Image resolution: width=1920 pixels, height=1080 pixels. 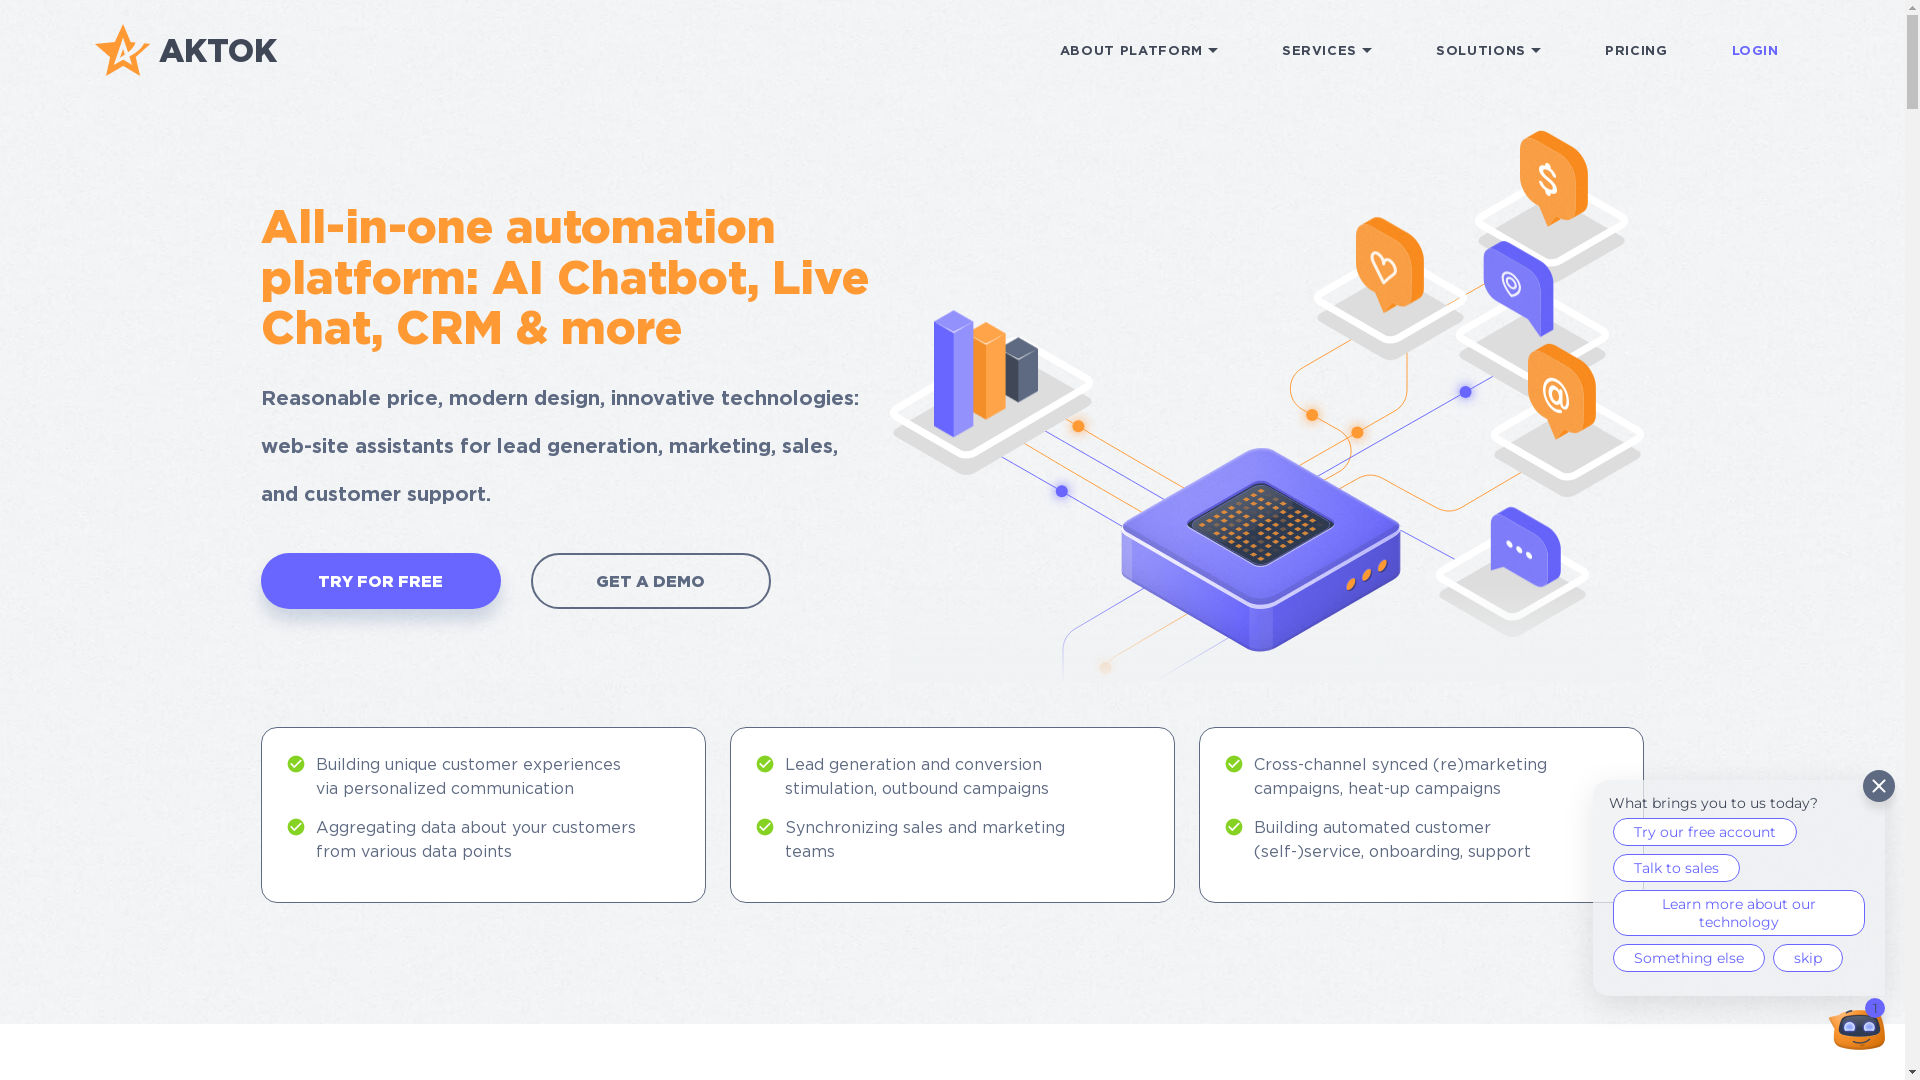 I want to click on 'ABOUT PLATFORM', so click(x=1028, y=49).